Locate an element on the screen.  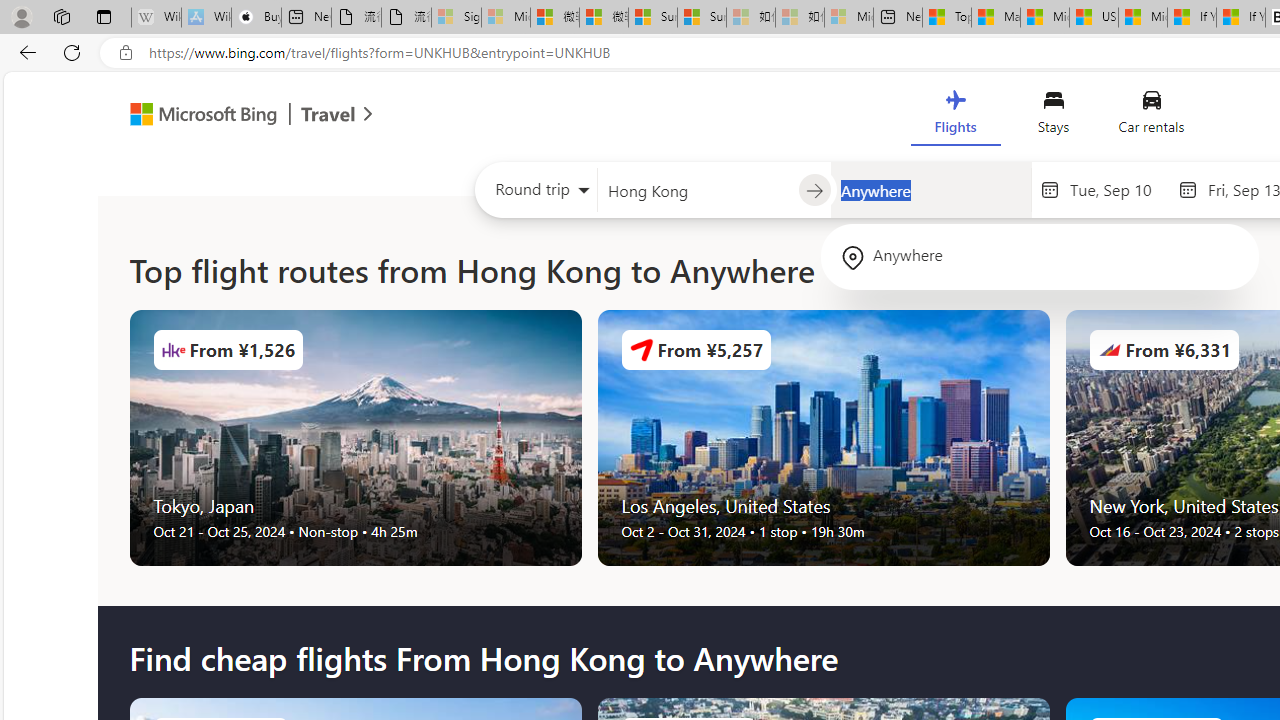
'Class: msft-travel-logo' is located at coordinates (328, 114).